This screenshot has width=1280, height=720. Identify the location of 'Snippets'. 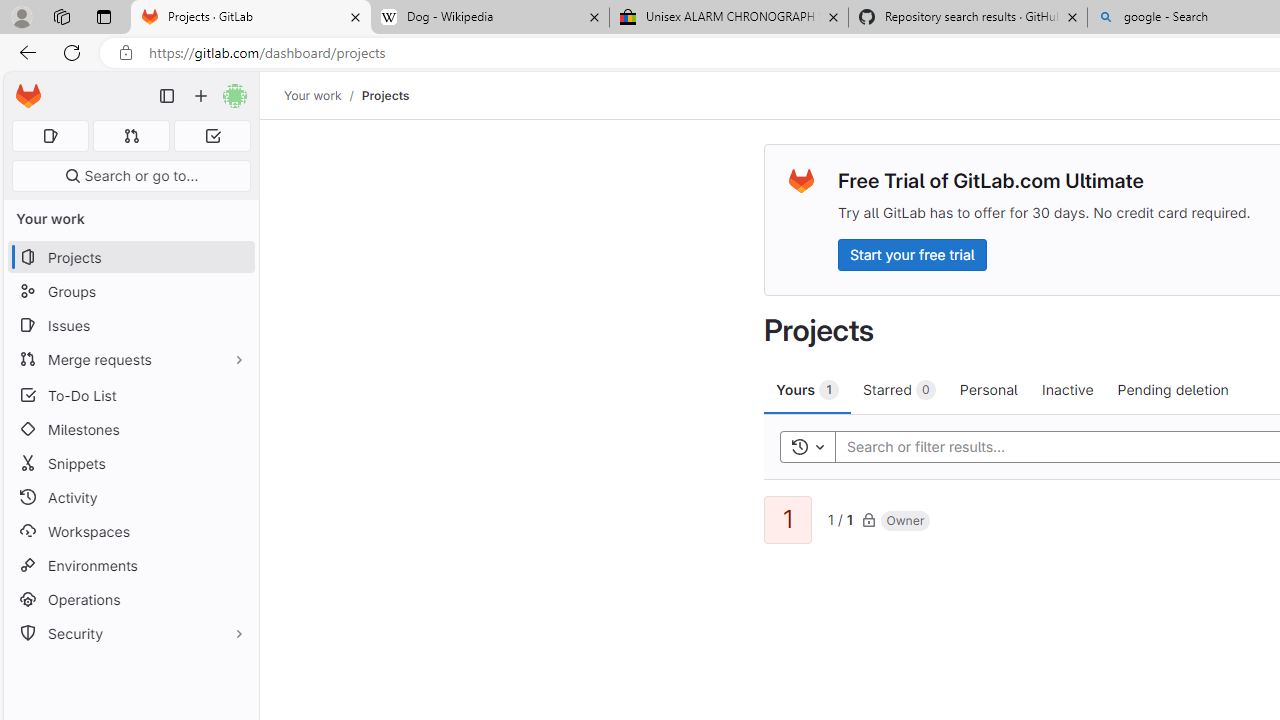
(130, 463).